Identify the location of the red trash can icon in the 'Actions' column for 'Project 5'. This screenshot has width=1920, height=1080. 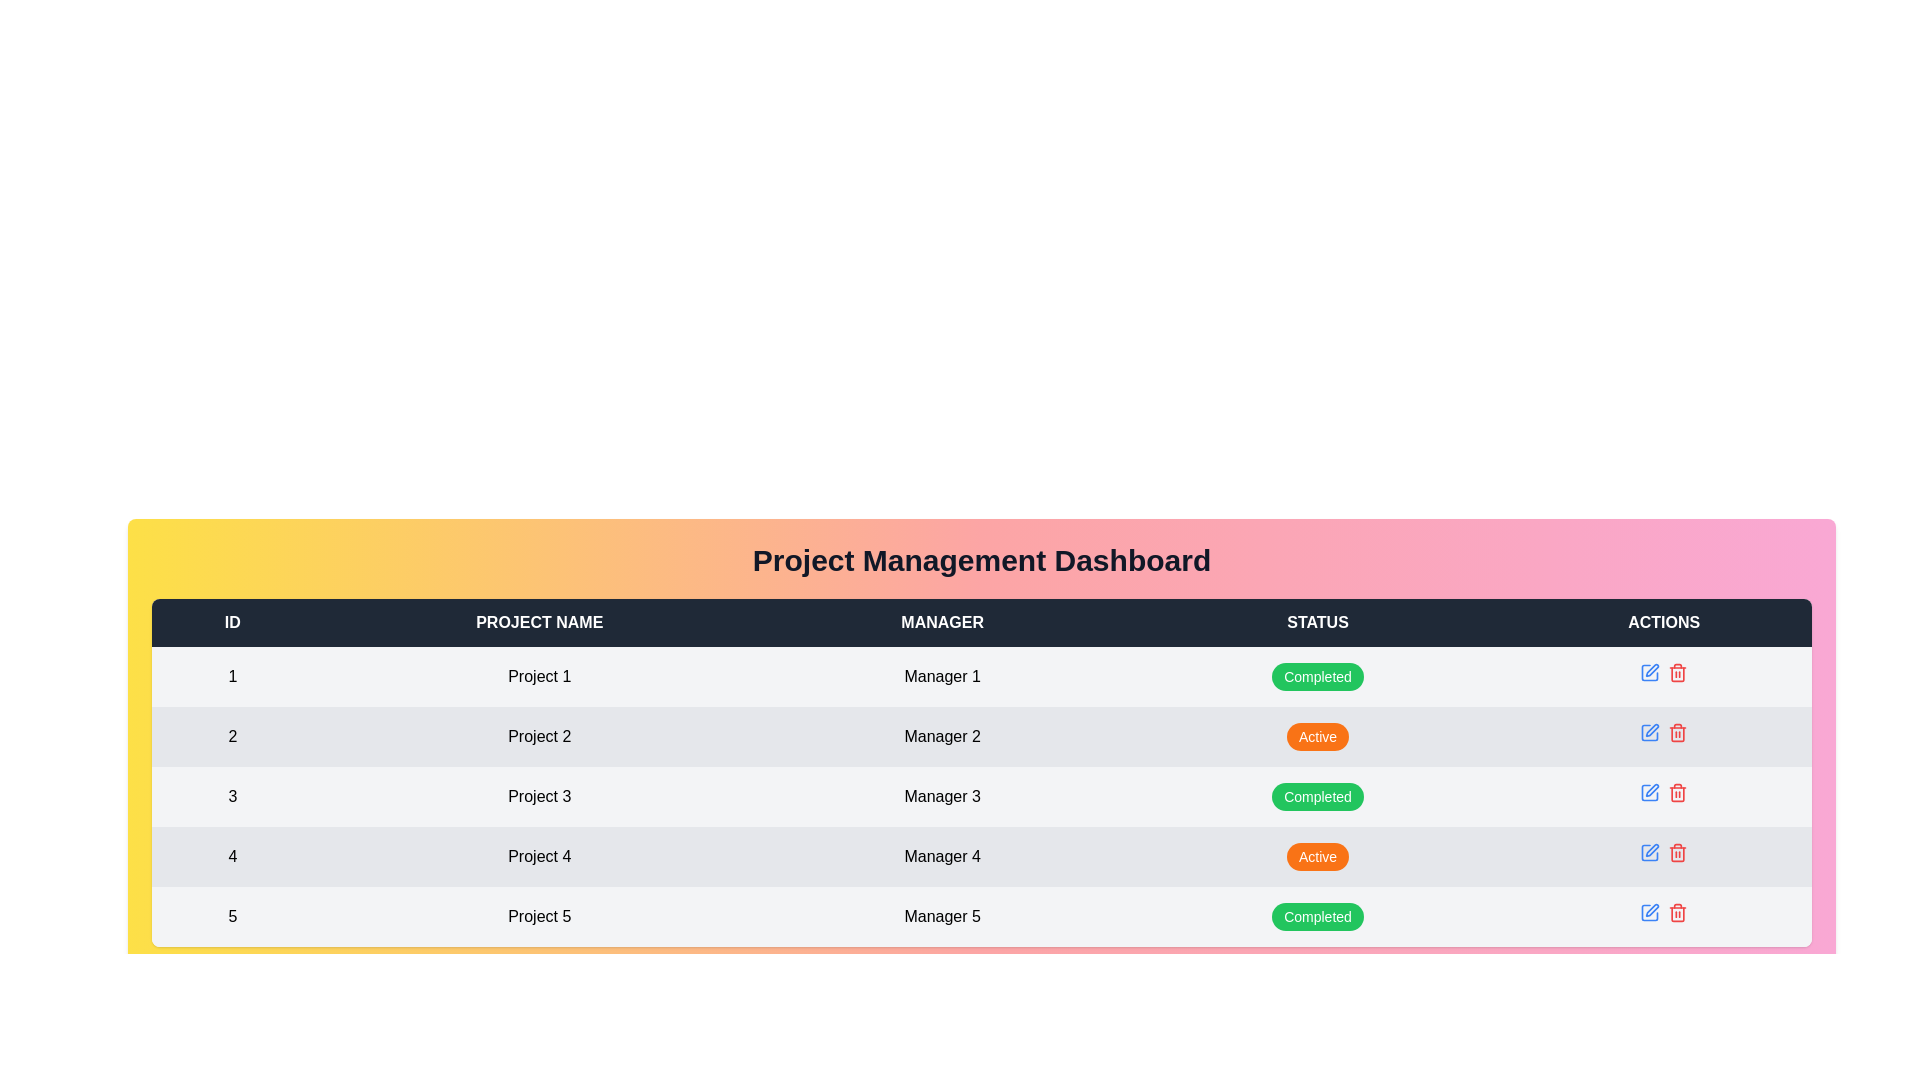
(1664, 913).